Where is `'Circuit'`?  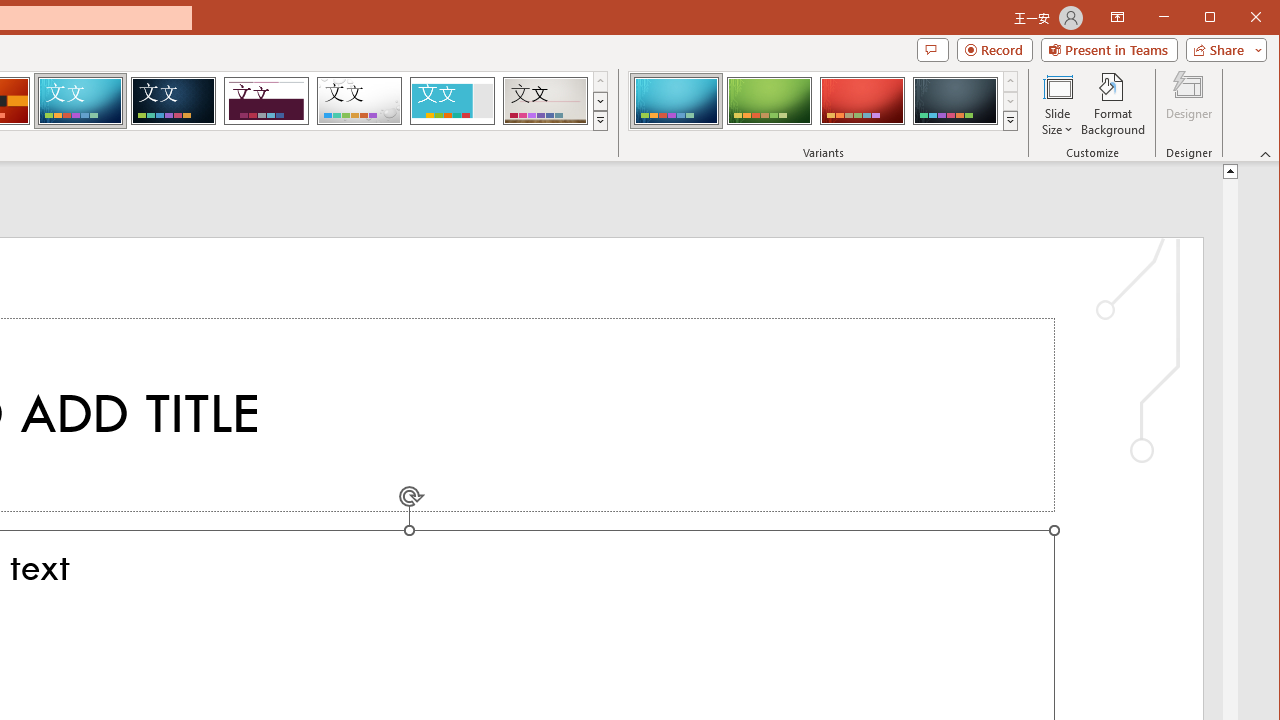
'Circuit' is located at coordinates (80, 100).